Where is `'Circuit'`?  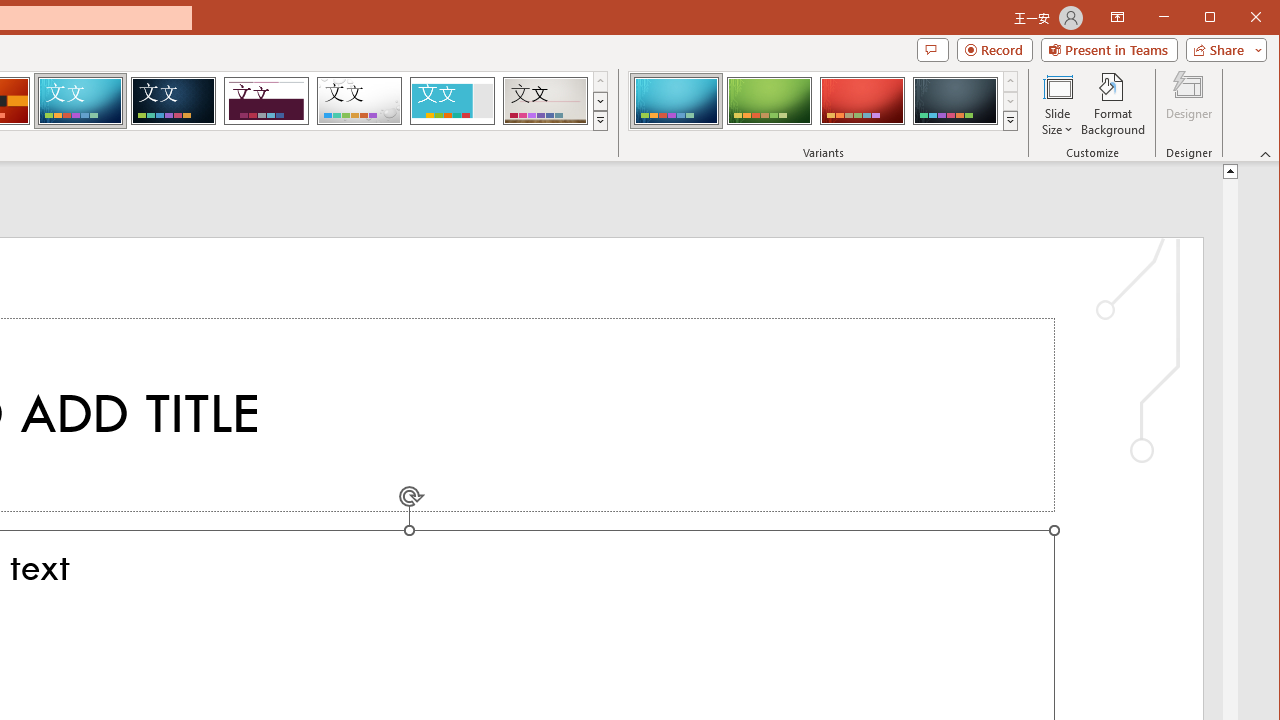
'Circuit' is located at coordinates (80, 100).